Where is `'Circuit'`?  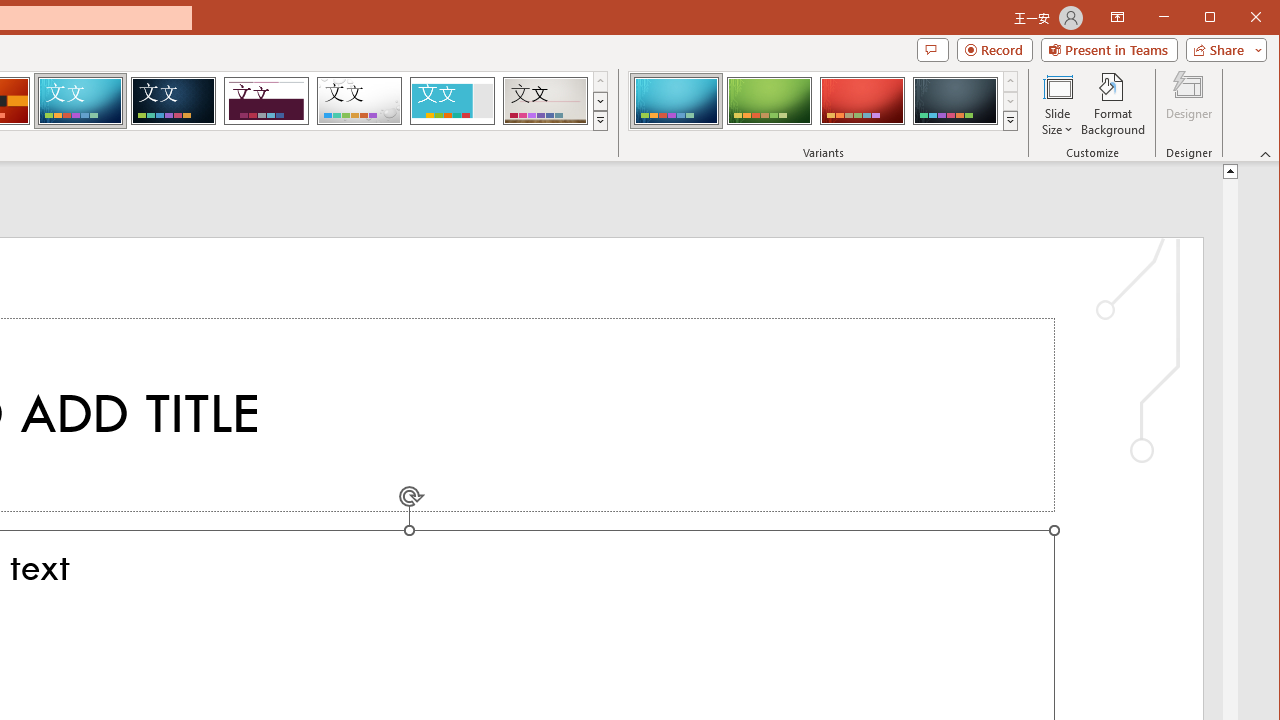
'Circuit' is located at coordinates (80, 100).